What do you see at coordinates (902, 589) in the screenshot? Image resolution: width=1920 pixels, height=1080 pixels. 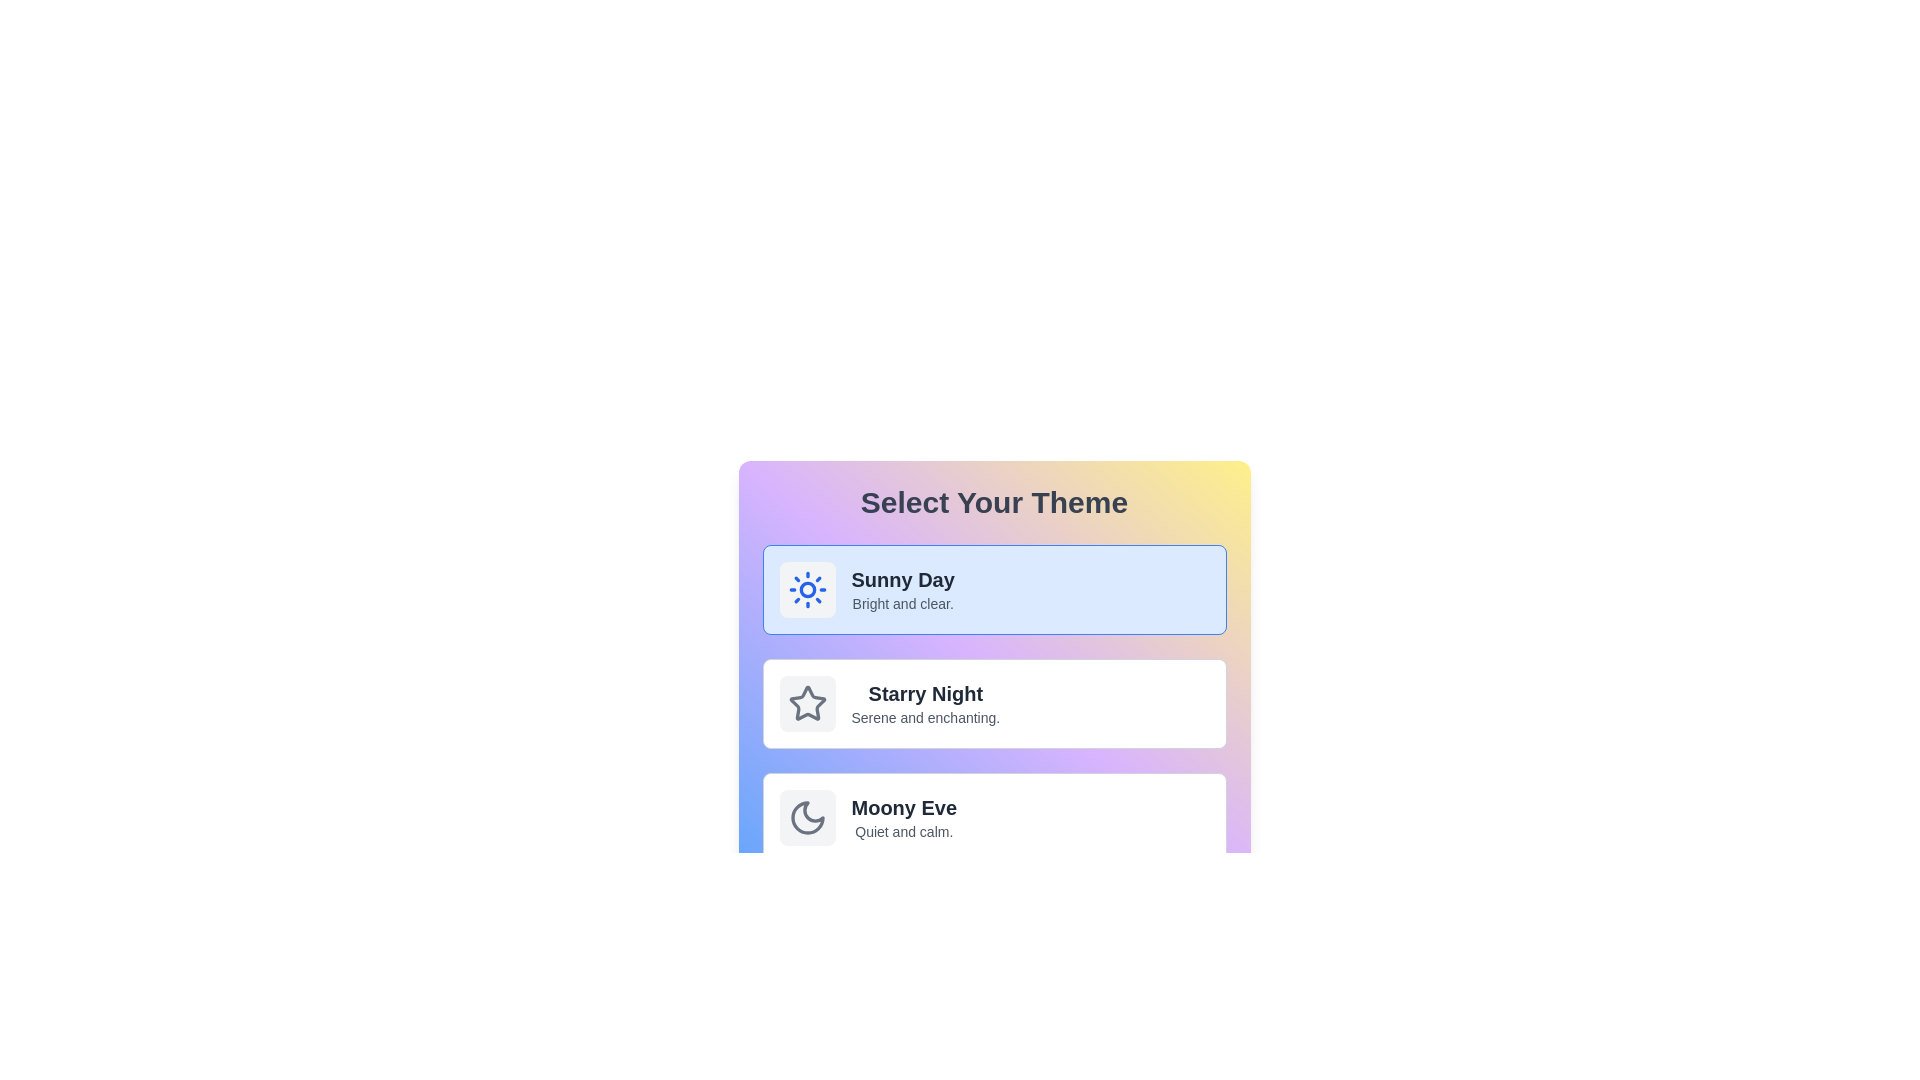 I see `the text element displaying 'Sunny Day' with the subtitle 'Bright and clear.' located in the top-left of the 'Sunny Day' selection box` at bounding box center [902, 589].